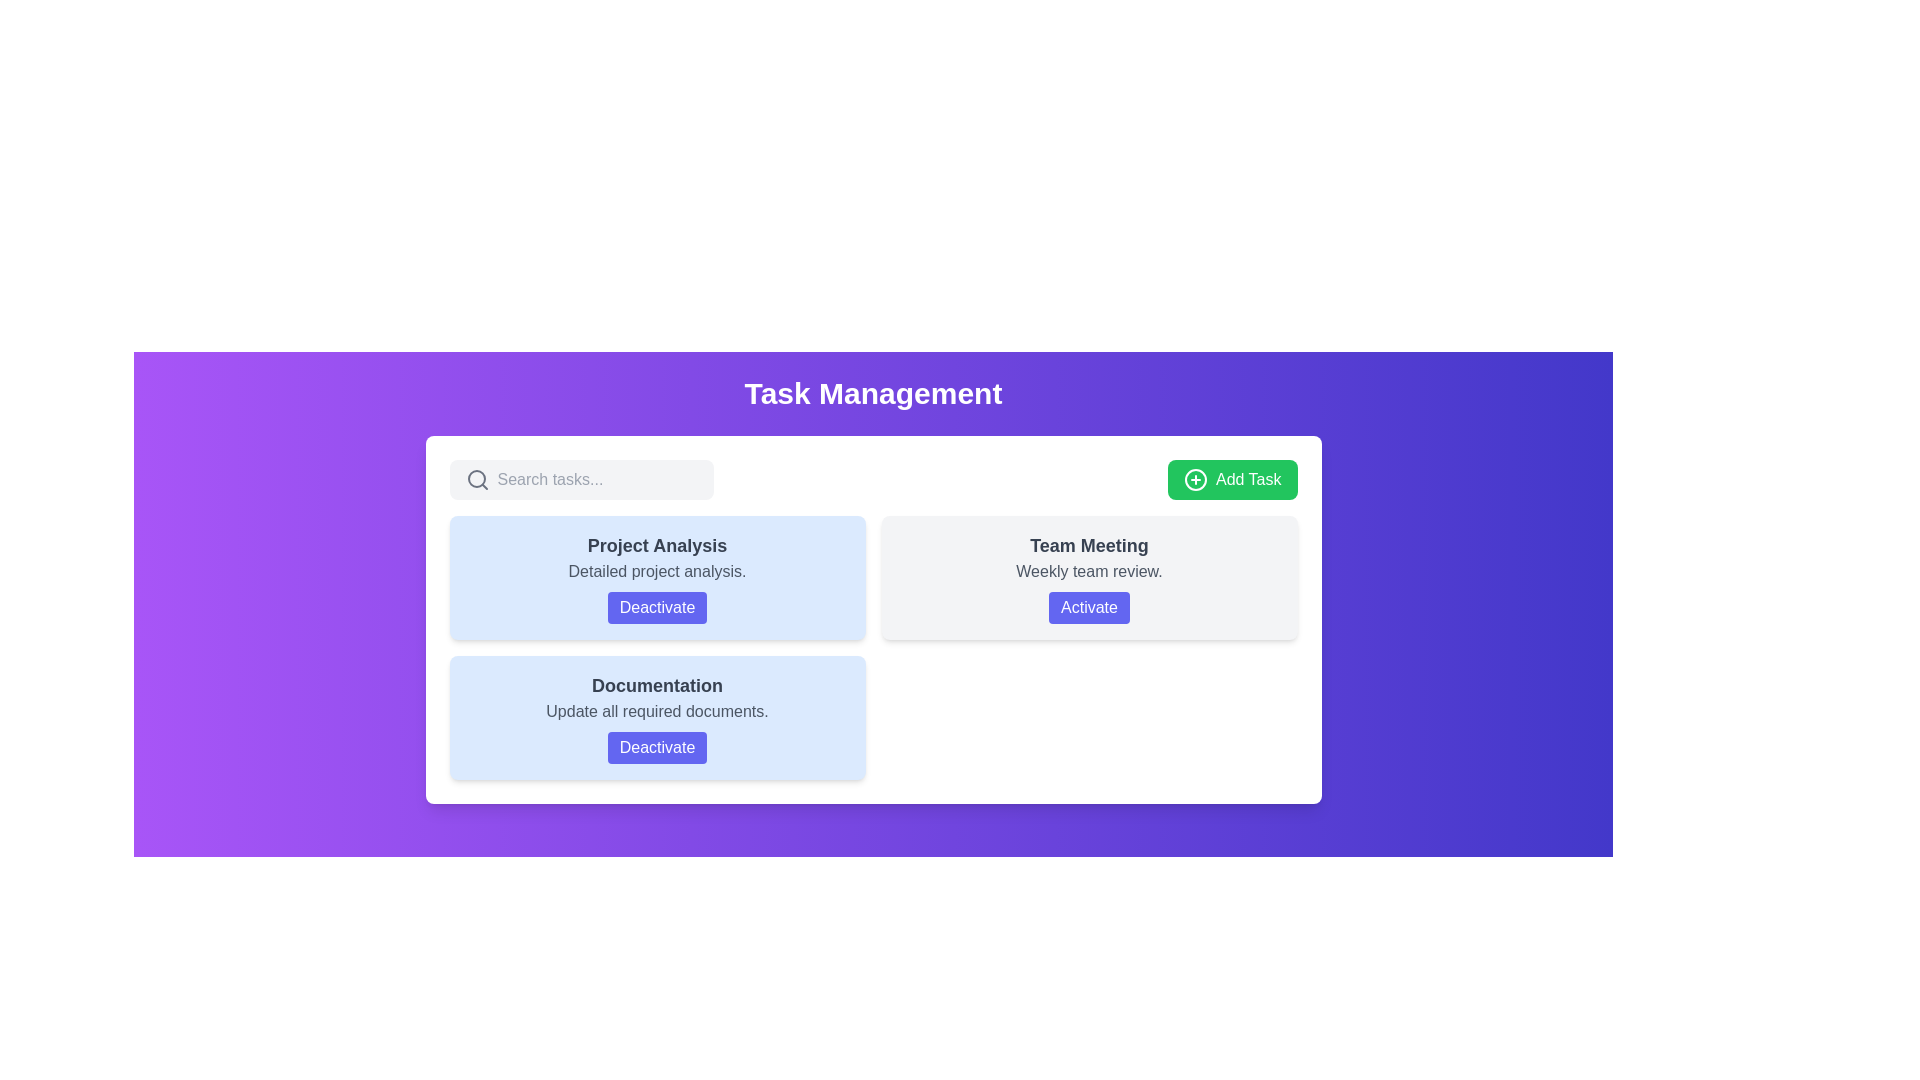 This screenshot has width=1920, height=1080. I want to click on the 'Activate' button located within the 'Team Meeting' card element, which is the second item in the grid layout under 'Task Management', so click(1088, 578).